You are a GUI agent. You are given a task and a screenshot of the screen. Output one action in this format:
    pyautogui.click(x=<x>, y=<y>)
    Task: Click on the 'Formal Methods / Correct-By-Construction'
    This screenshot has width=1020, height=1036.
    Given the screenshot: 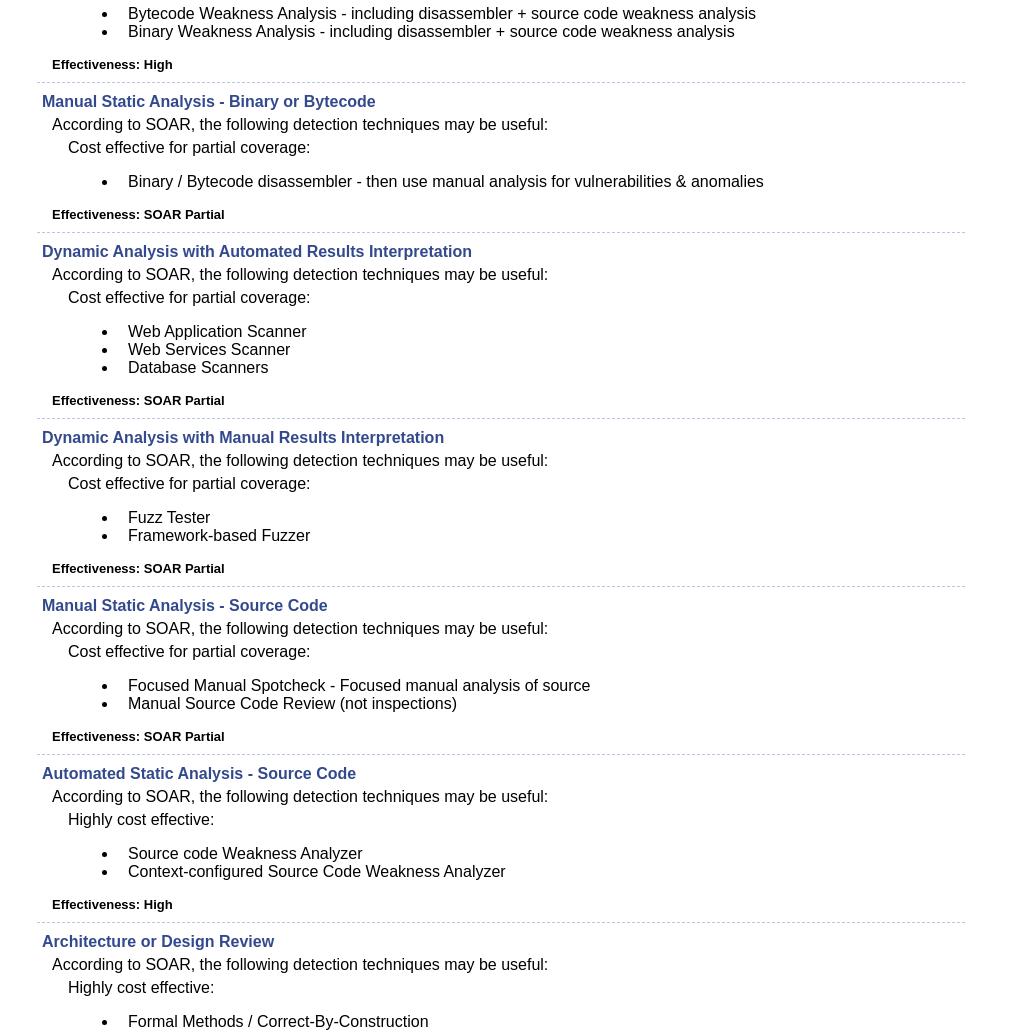 What is the action you would take?
    pyautogui.click(x=128, y=1021)
    